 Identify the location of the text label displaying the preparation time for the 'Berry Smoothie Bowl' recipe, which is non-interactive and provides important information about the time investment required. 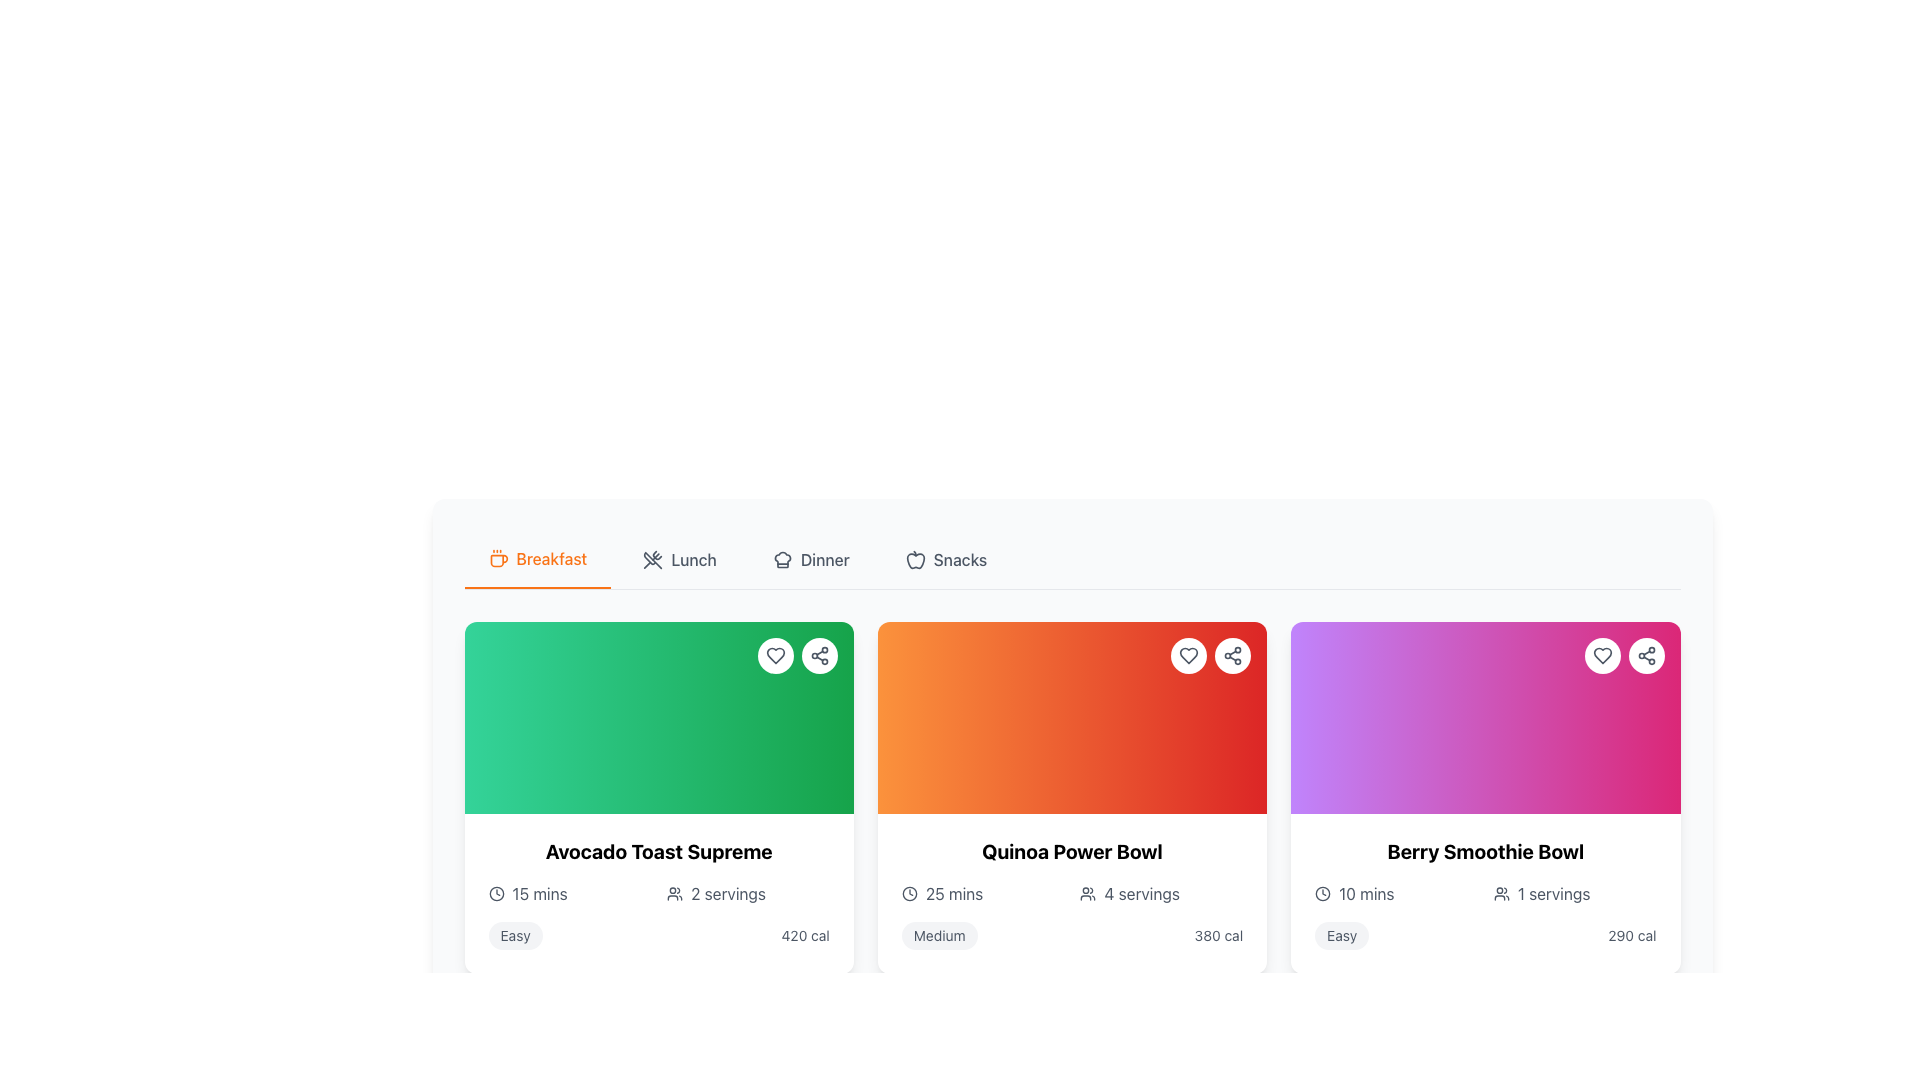
(1365, 893).